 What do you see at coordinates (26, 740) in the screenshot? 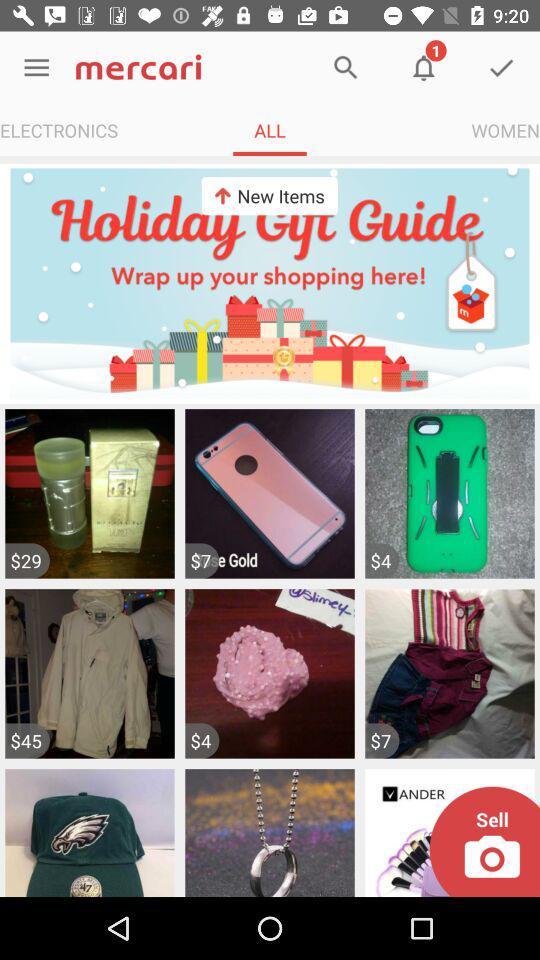
I see `the $45` at bounding box center [26, 740].